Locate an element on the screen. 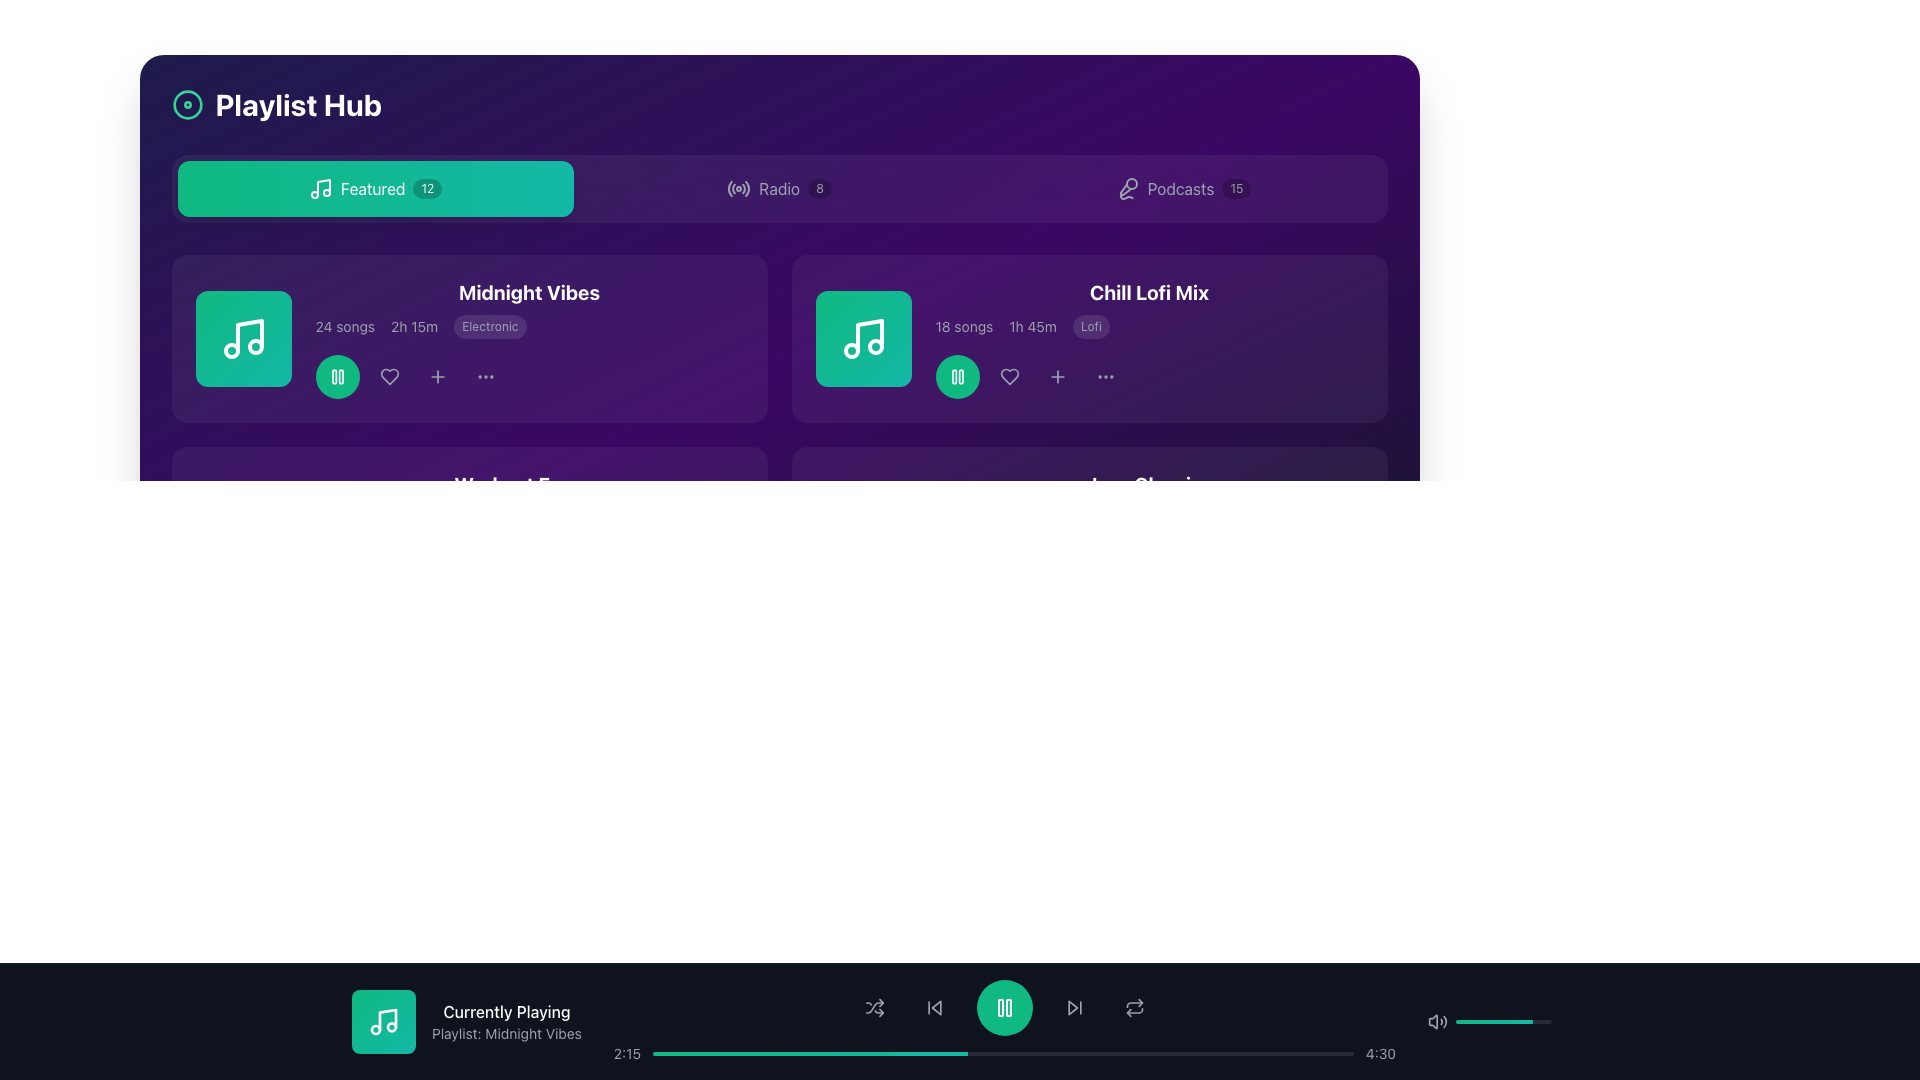 This screenshot has height=1080, width=1920. the pill-shaped text label displaying 'Lofi' located in the playlist details section below the title 'Chill Lofi Mix' is located at coordinates (1090, 326).